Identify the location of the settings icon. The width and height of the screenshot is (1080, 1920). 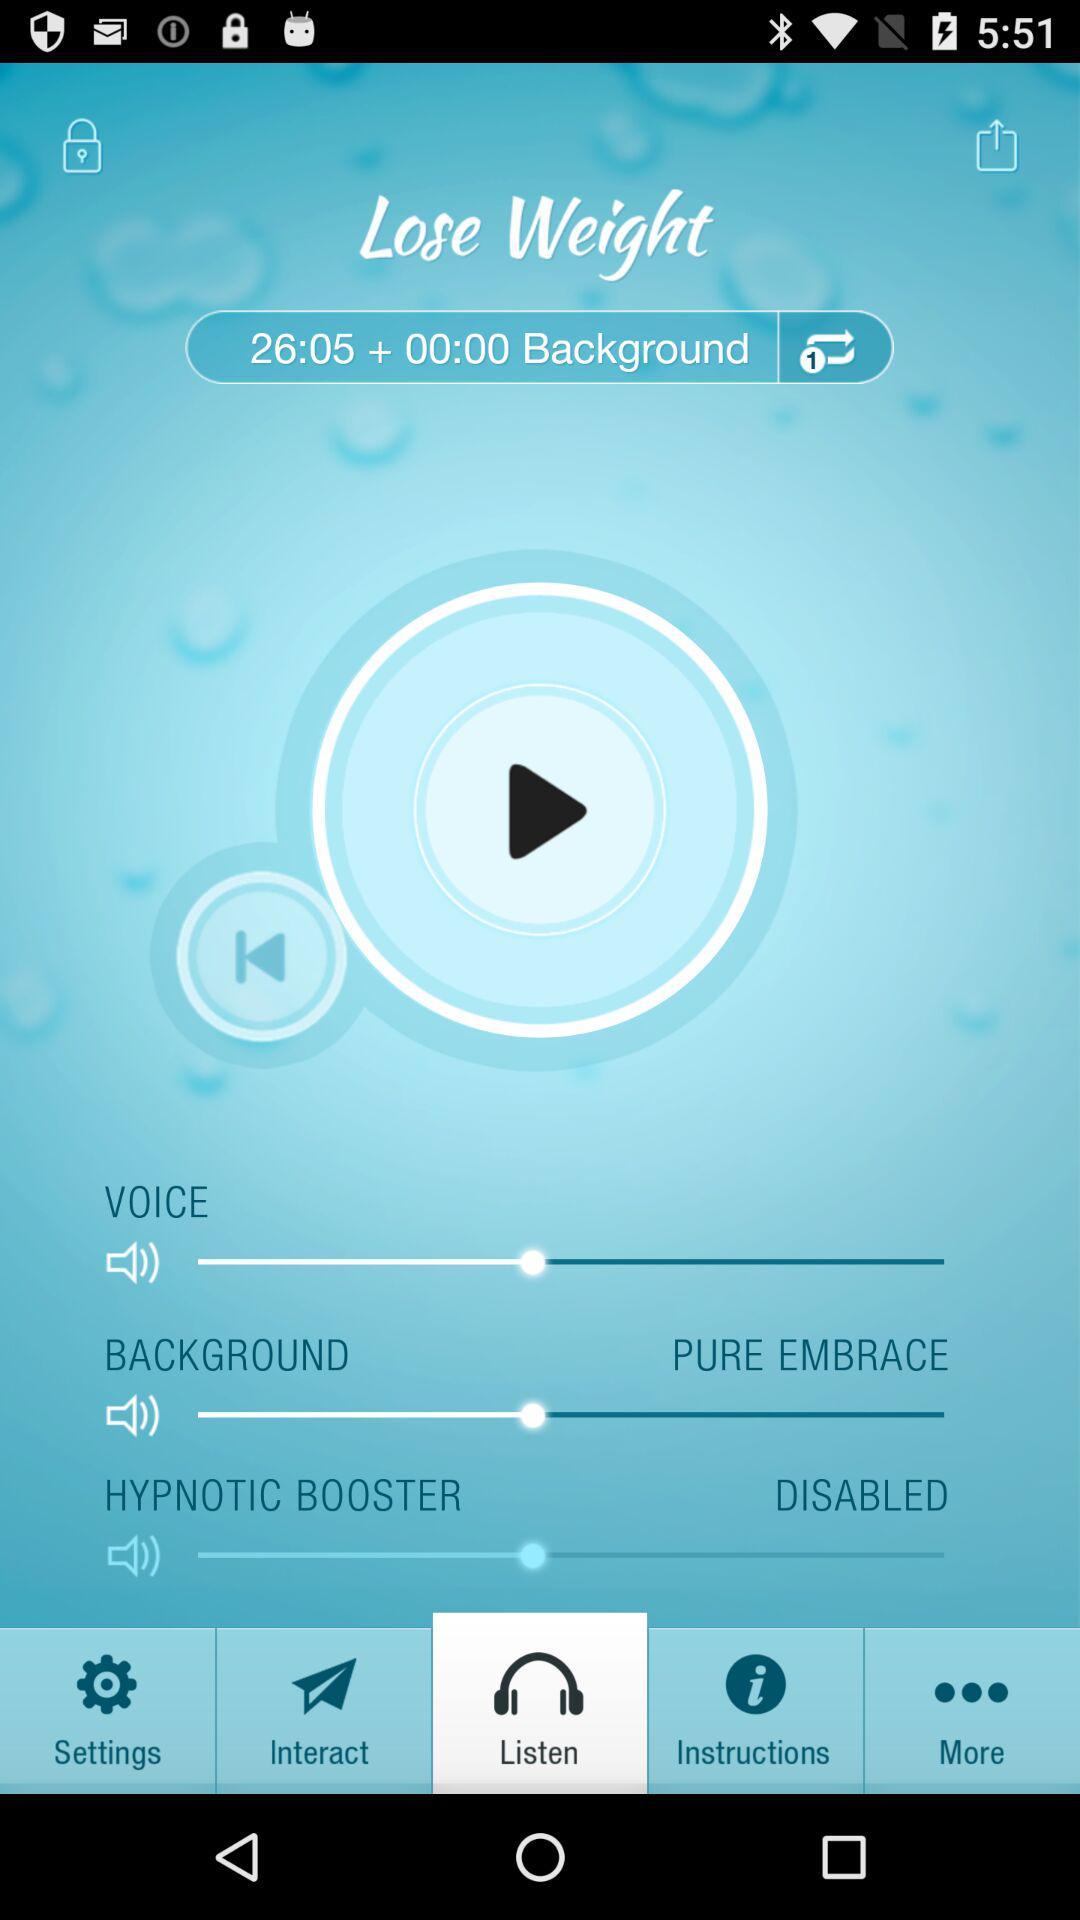
(108, 1821).